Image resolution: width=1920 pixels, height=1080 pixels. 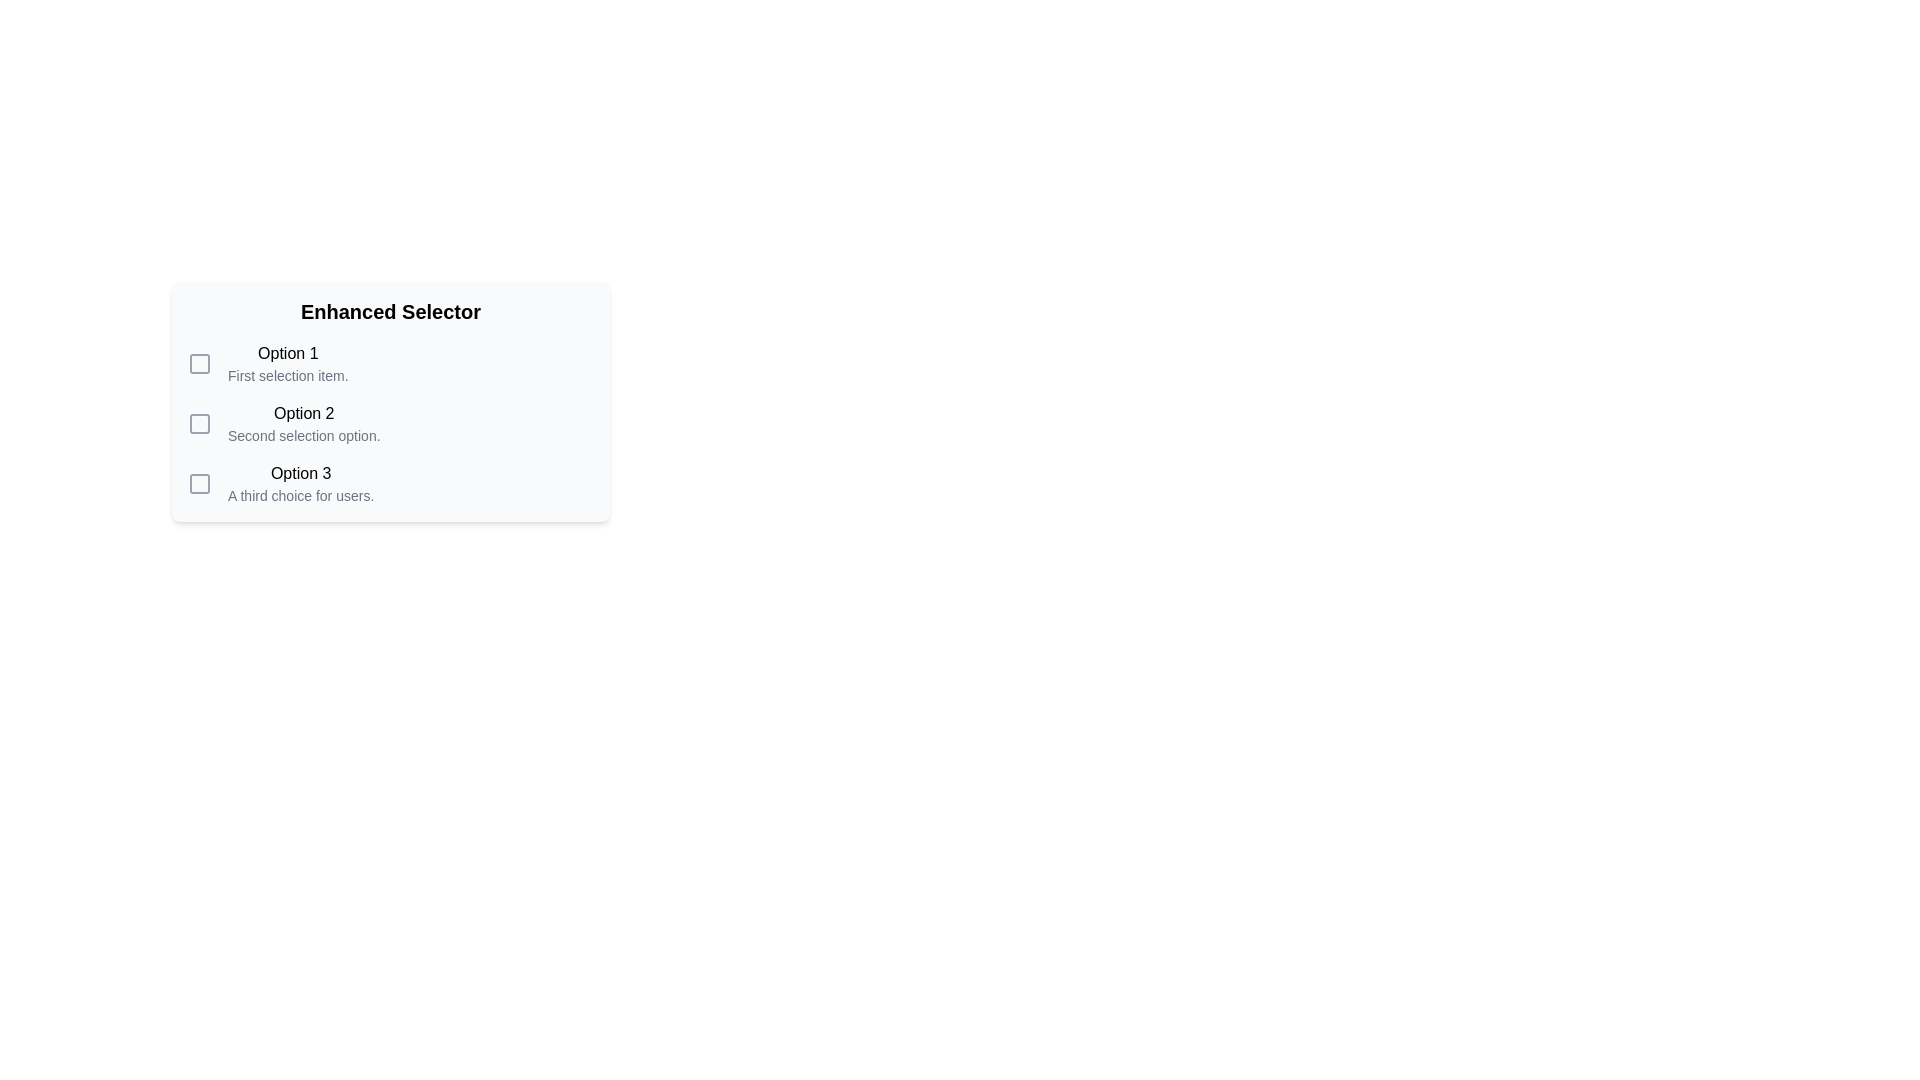 I want to click on the checkbox next to 'Option 1' in the selectable item interface, so click(x=287, y=363).